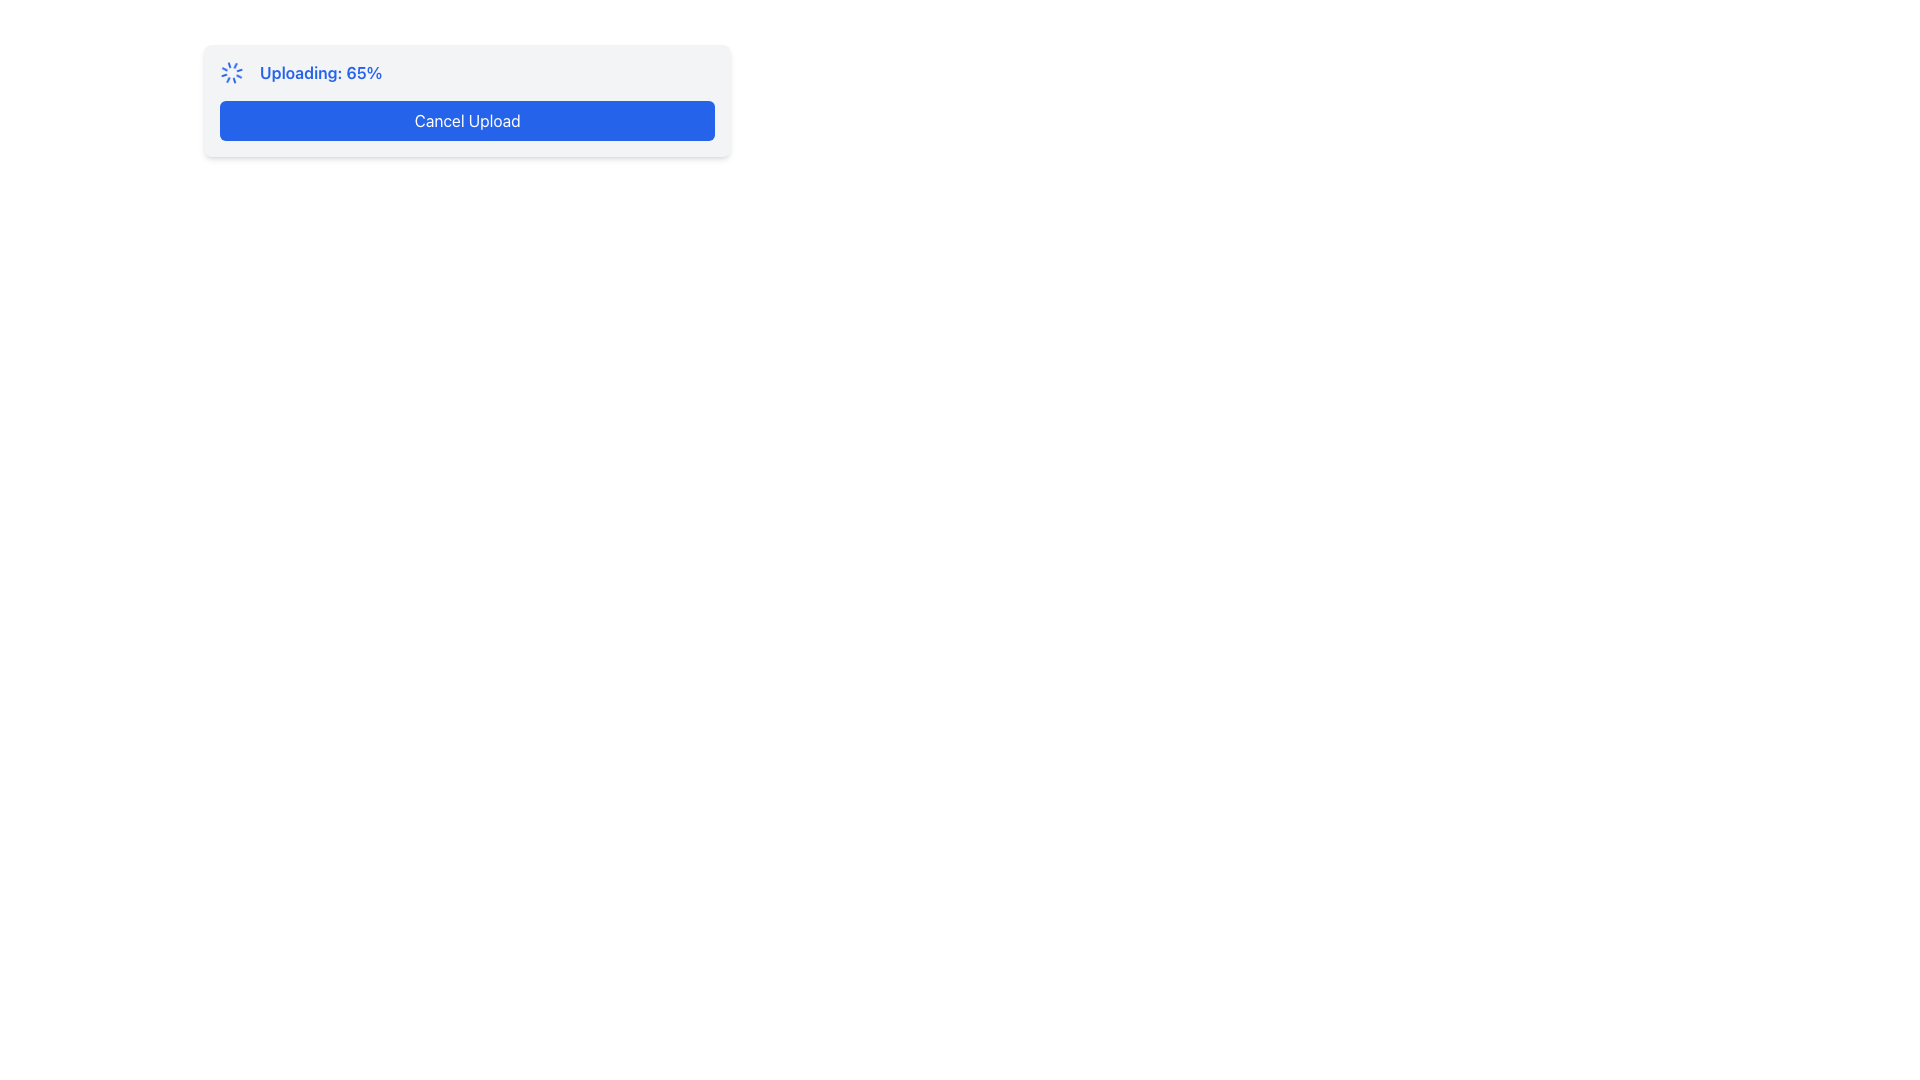 The width and height of the screenshot is (1920, 1080). Describe the element at coordinates (321, 72) in the screenshot. I see `the progress status Label located to the right of the spinning loader icon and above the blue 'Cancel Upload' button` at that location.